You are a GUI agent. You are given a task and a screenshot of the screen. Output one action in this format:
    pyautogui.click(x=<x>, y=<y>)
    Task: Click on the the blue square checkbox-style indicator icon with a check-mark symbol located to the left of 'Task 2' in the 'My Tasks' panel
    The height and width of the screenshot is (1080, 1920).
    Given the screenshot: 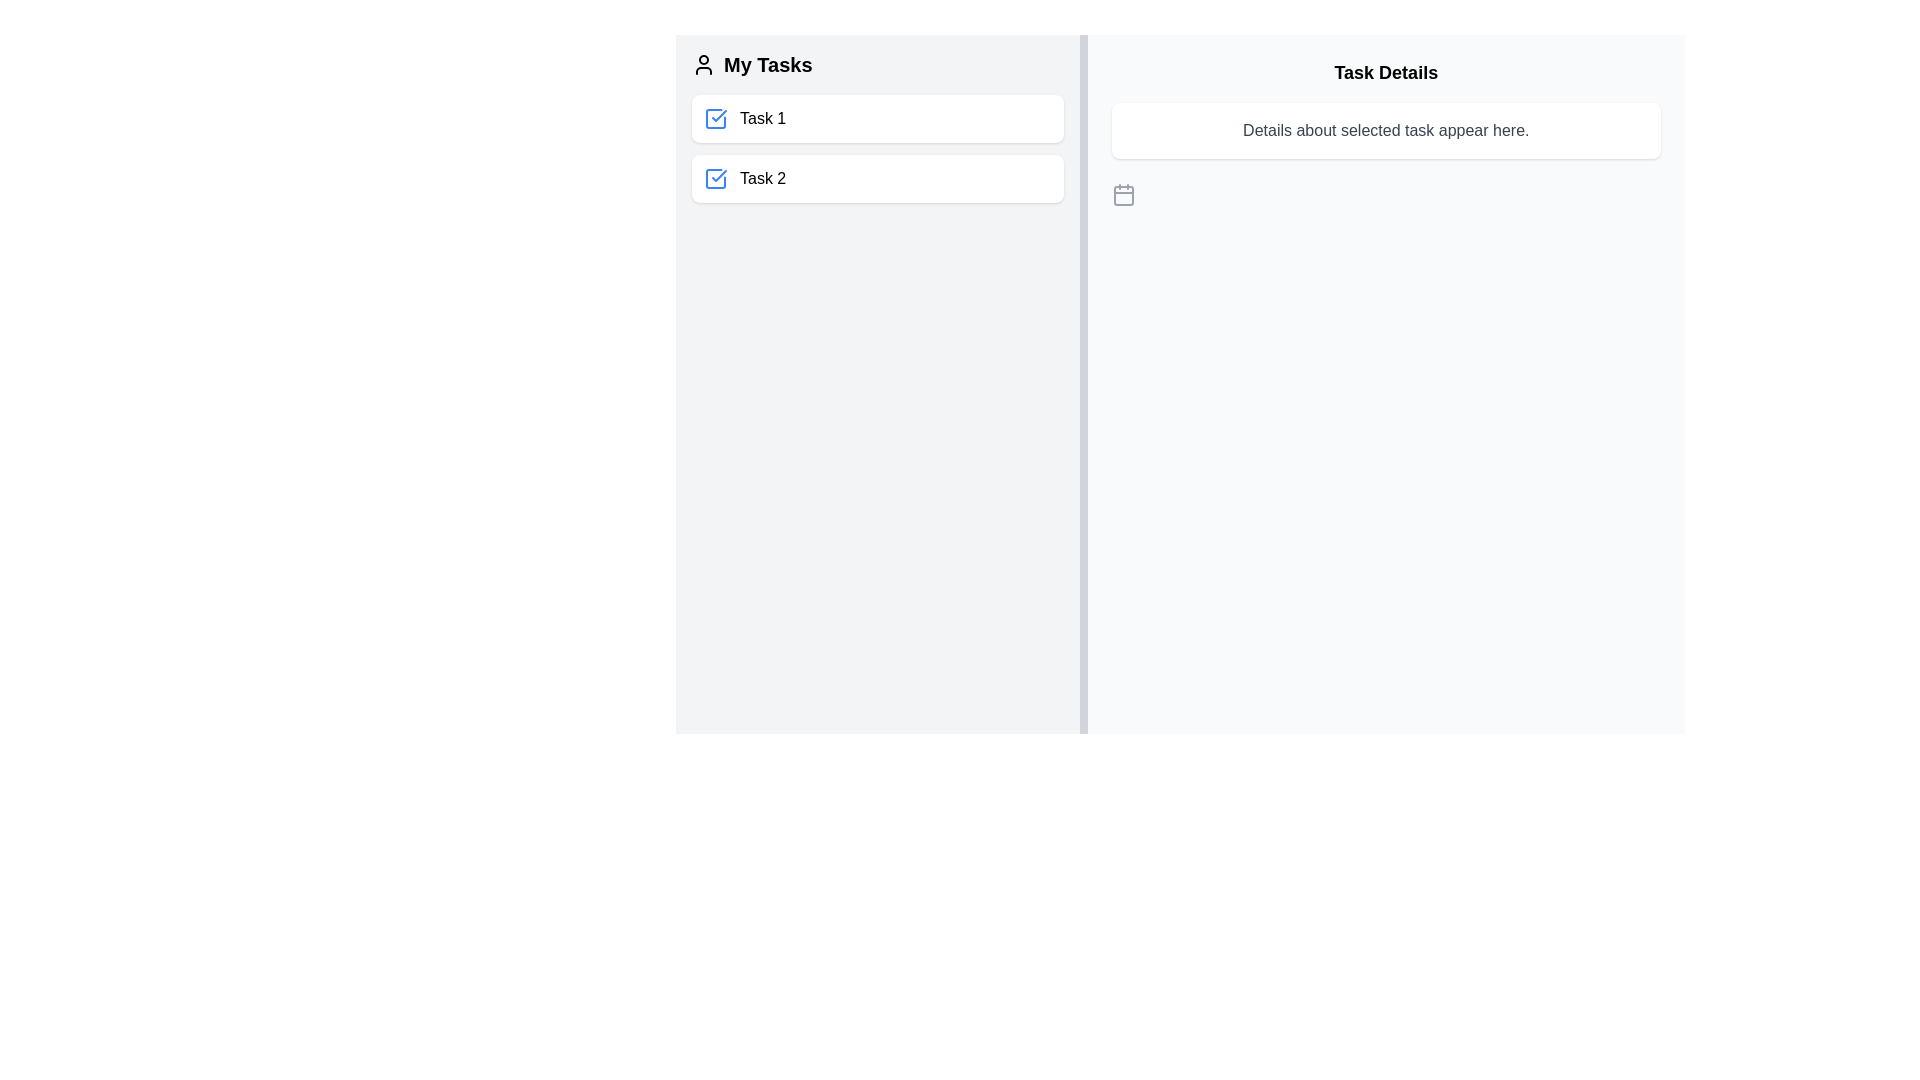 What is the action you would take?
    pyautogui.click(x=715, y=177)
    